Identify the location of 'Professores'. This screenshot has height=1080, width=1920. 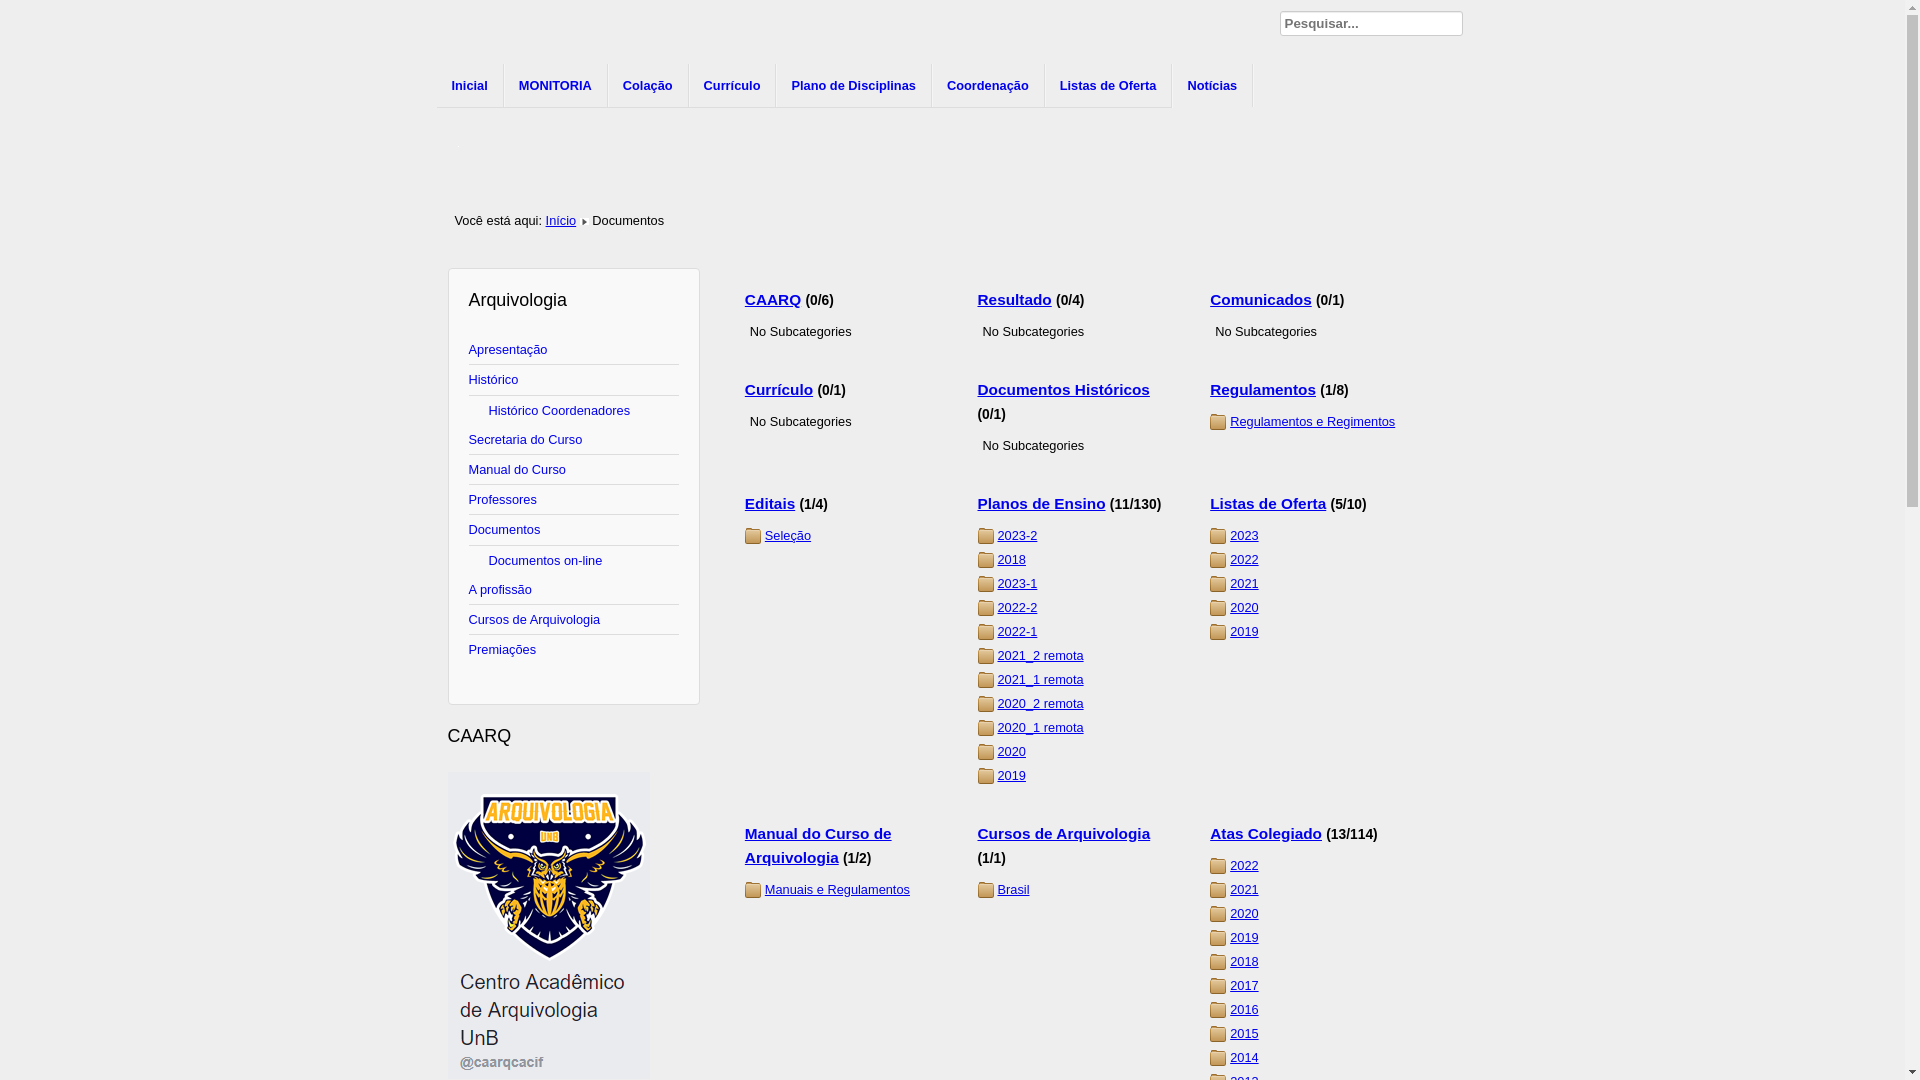
(572, 499).